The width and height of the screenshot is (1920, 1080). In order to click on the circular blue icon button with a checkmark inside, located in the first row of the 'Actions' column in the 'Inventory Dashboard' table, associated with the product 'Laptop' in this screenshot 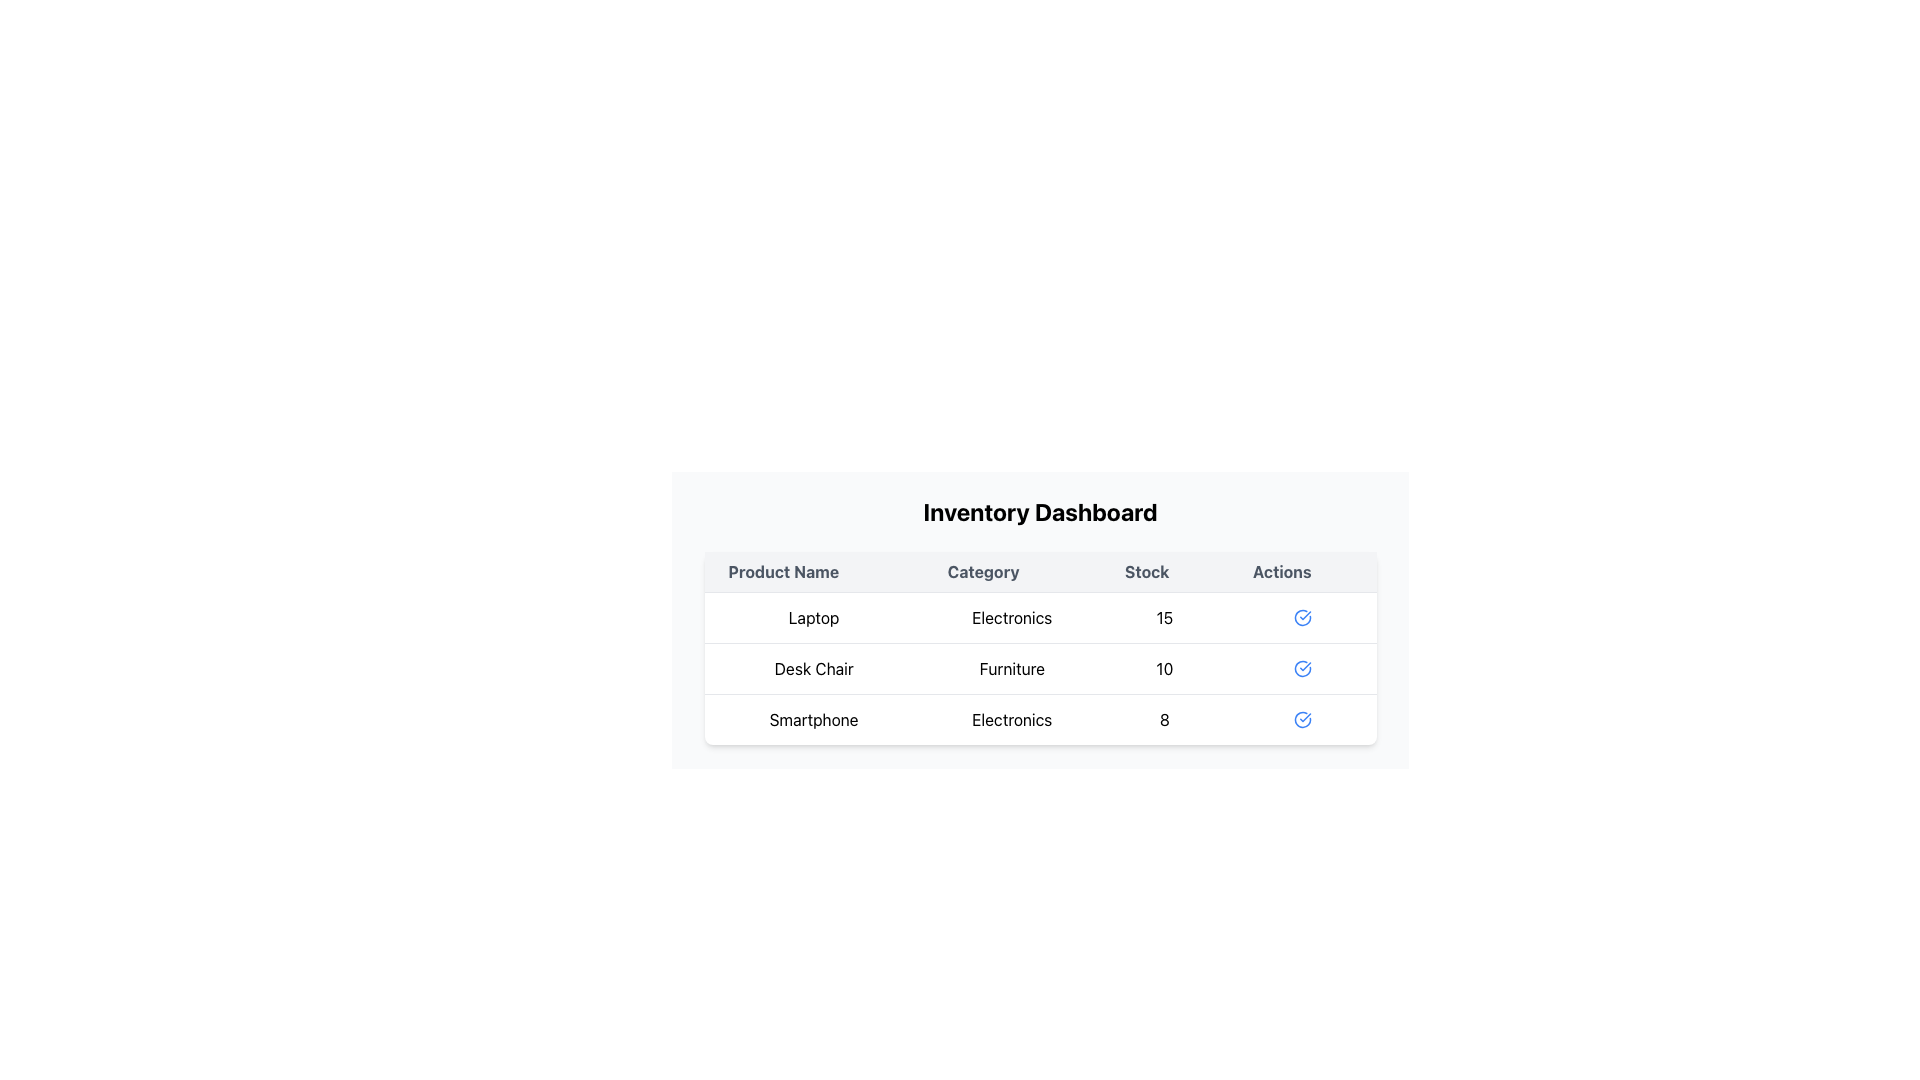, I will do `click(1302, 616)`.